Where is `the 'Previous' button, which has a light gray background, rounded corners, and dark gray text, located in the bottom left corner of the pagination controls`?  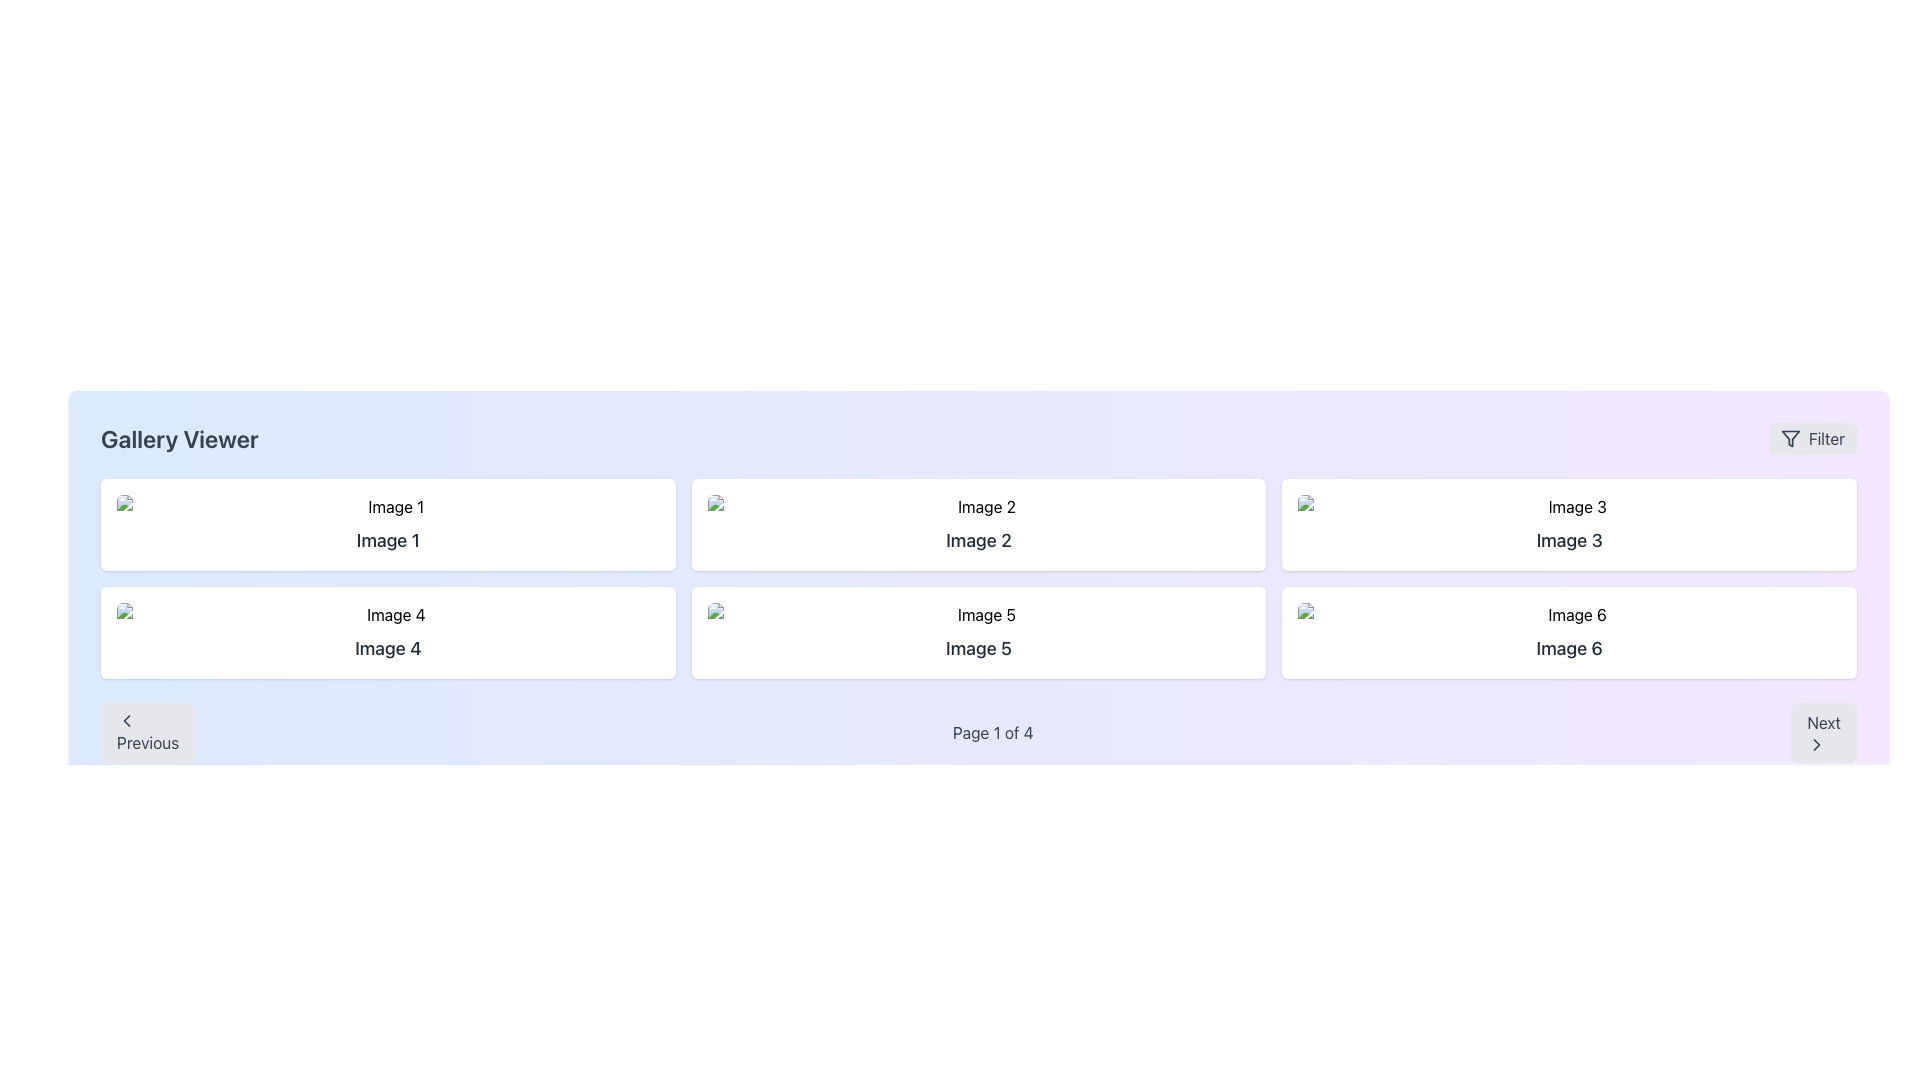
the 'Previous' button, which has a light gray background, rounded corners, and dark gray text, located in the bottom left corner of the pagination controls is located at coordinates (147, 732).